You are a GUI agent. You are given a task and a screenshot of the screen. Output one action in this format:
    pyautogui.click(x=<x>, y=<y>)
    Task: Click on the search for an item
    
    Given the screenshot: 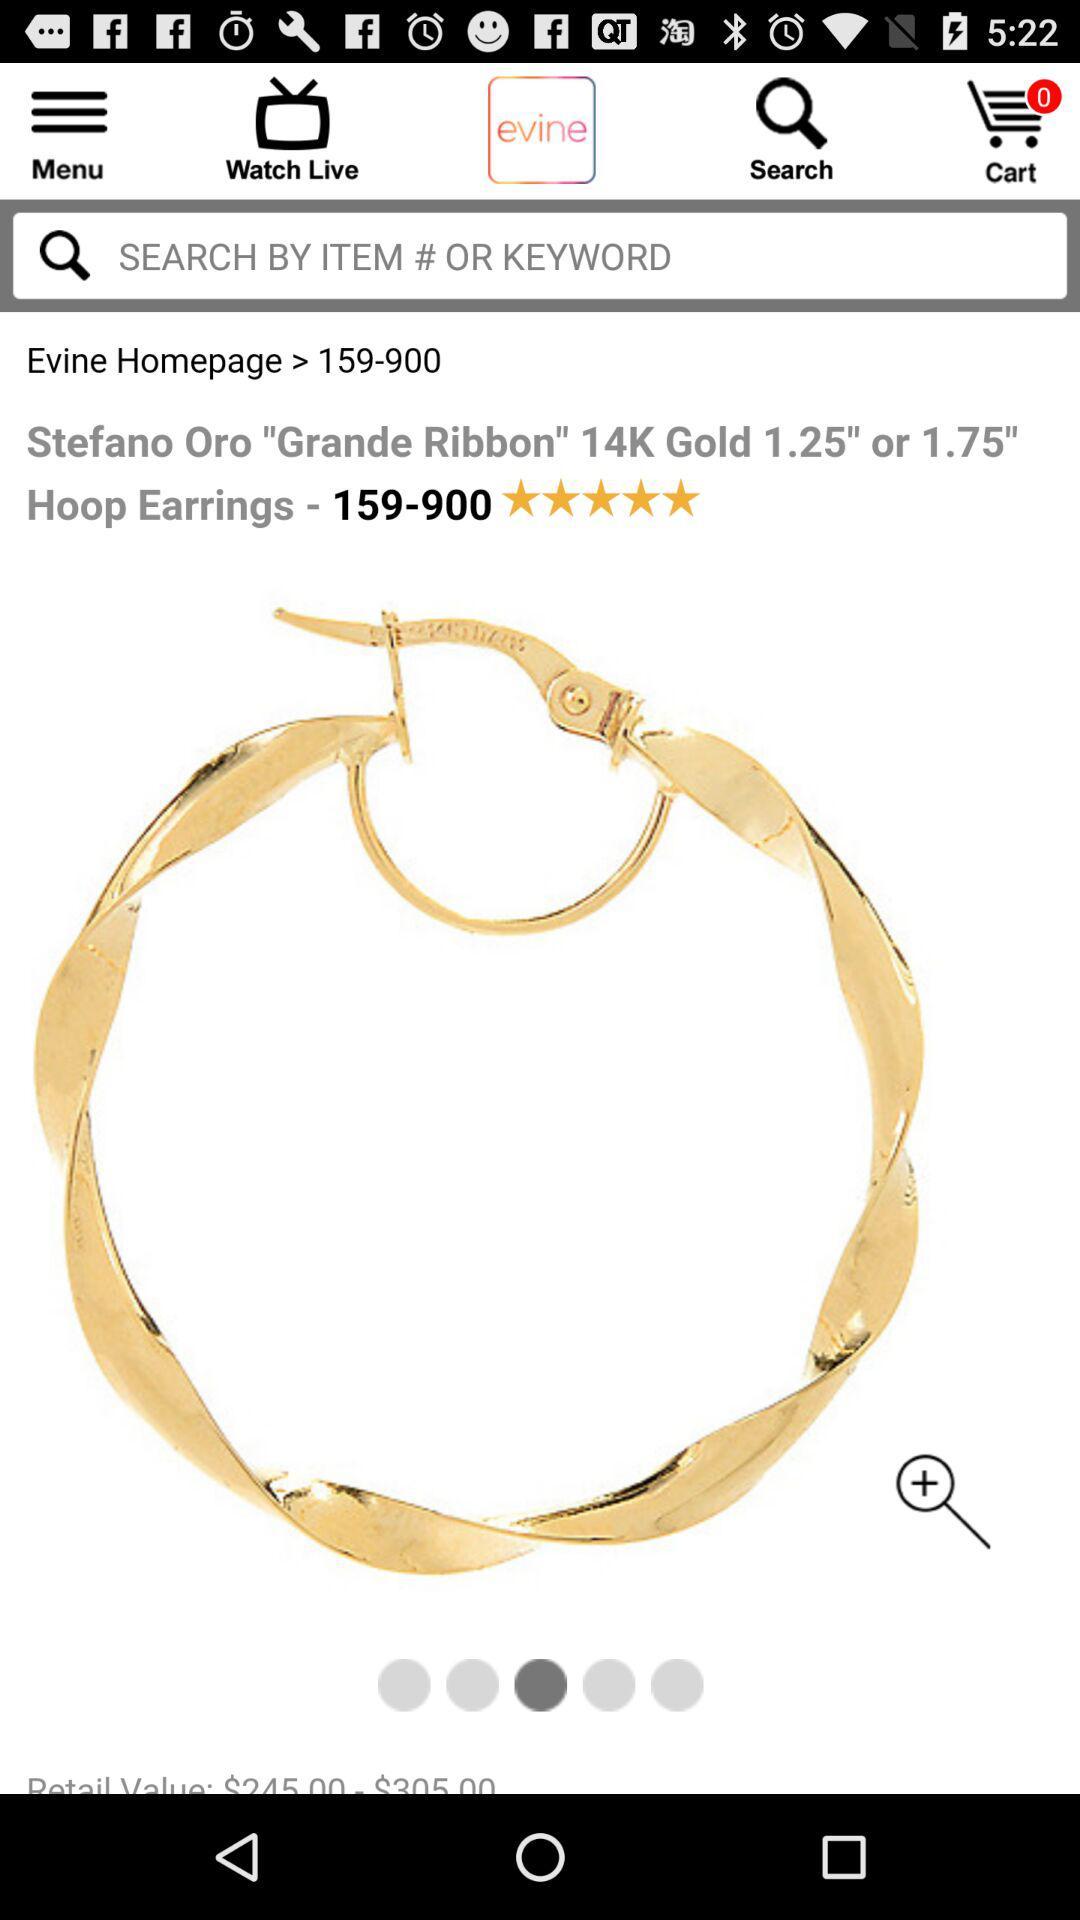 What is the action you would take?
    pyautogui.click(x=790, y=127)
    